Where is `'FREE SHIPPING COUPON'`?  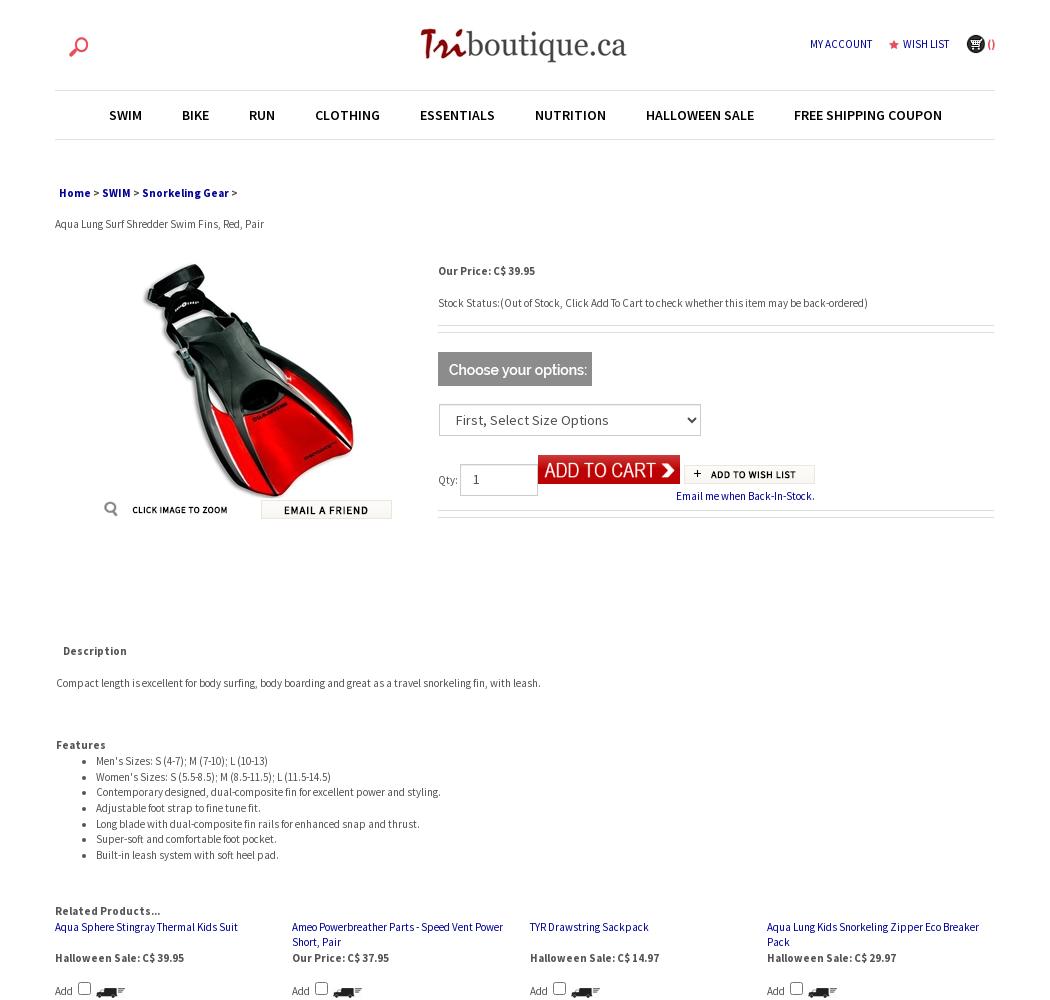 'FREE SHIPPING COUPON' is located at coordinates (865, 114).